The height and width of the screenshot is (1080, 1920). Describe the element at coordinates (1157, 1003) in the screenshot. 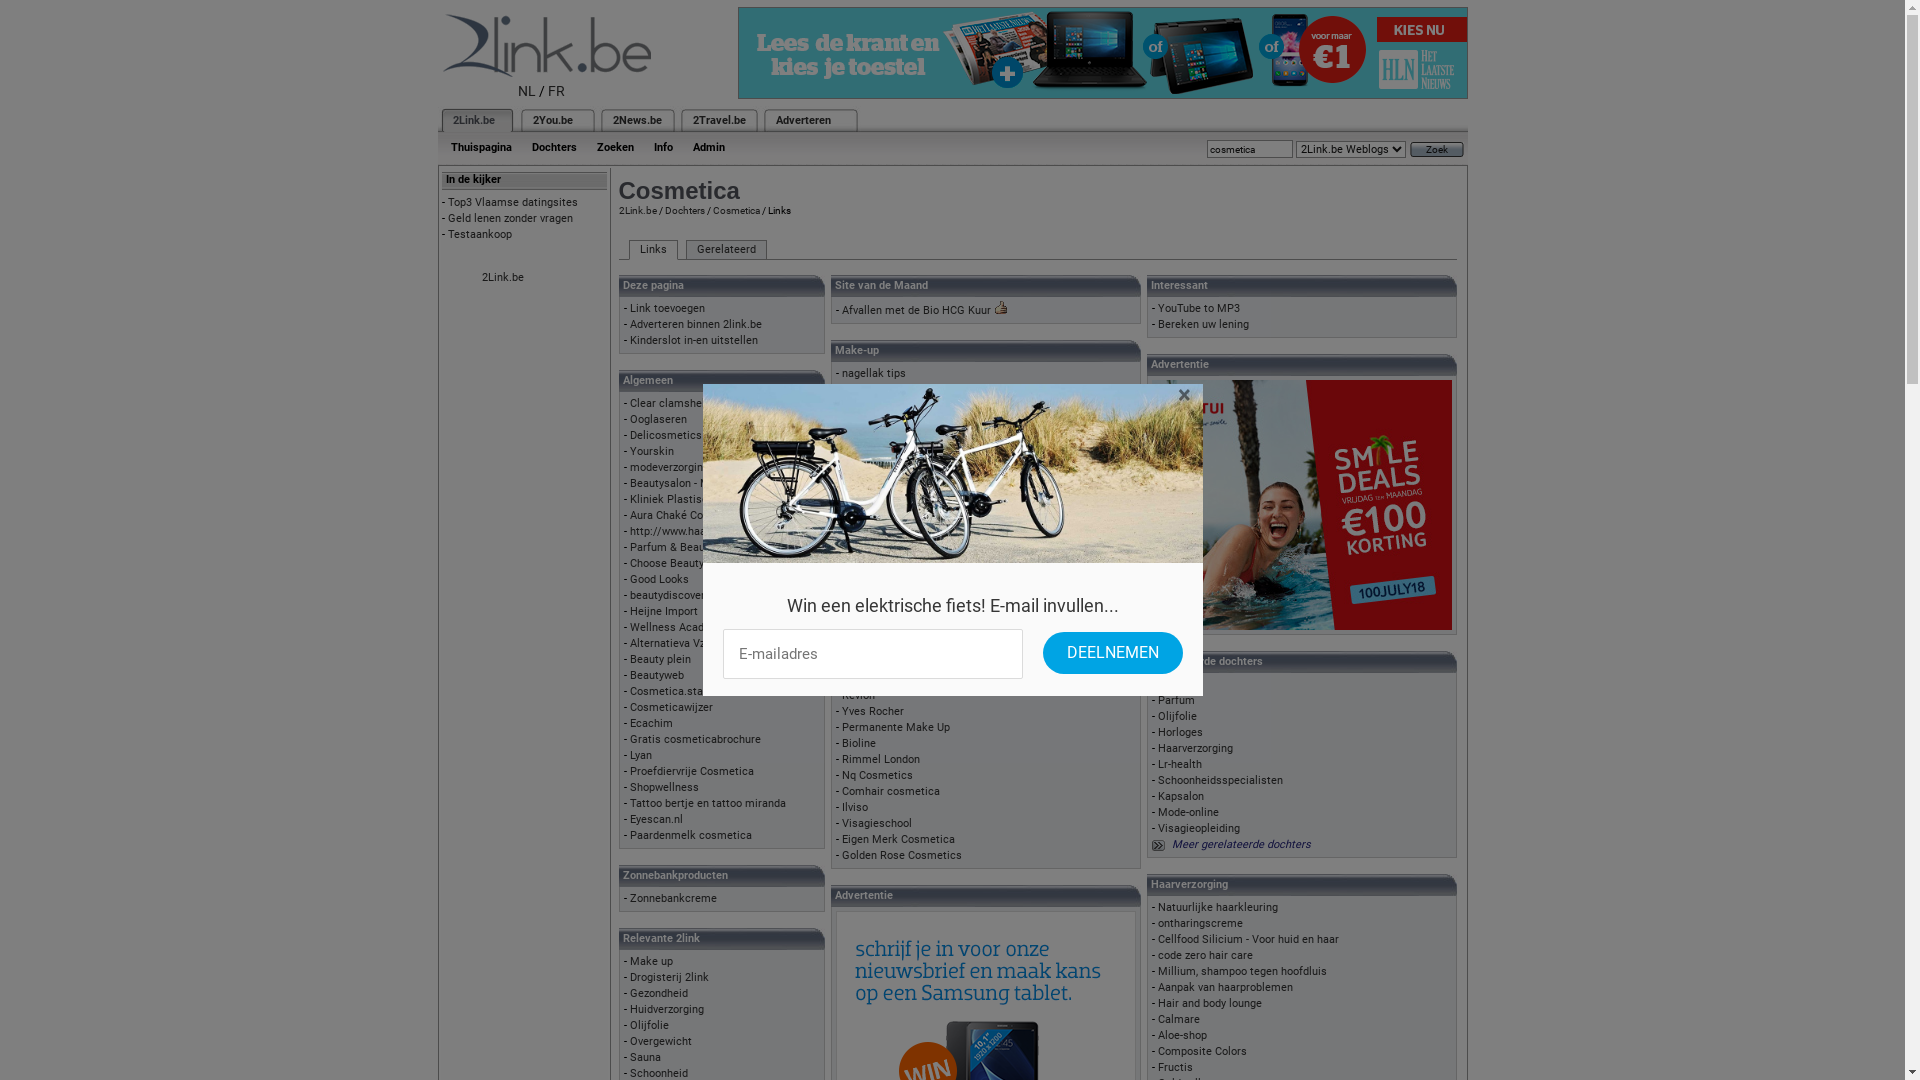

I see `'Hair and body lounge'` at that location.